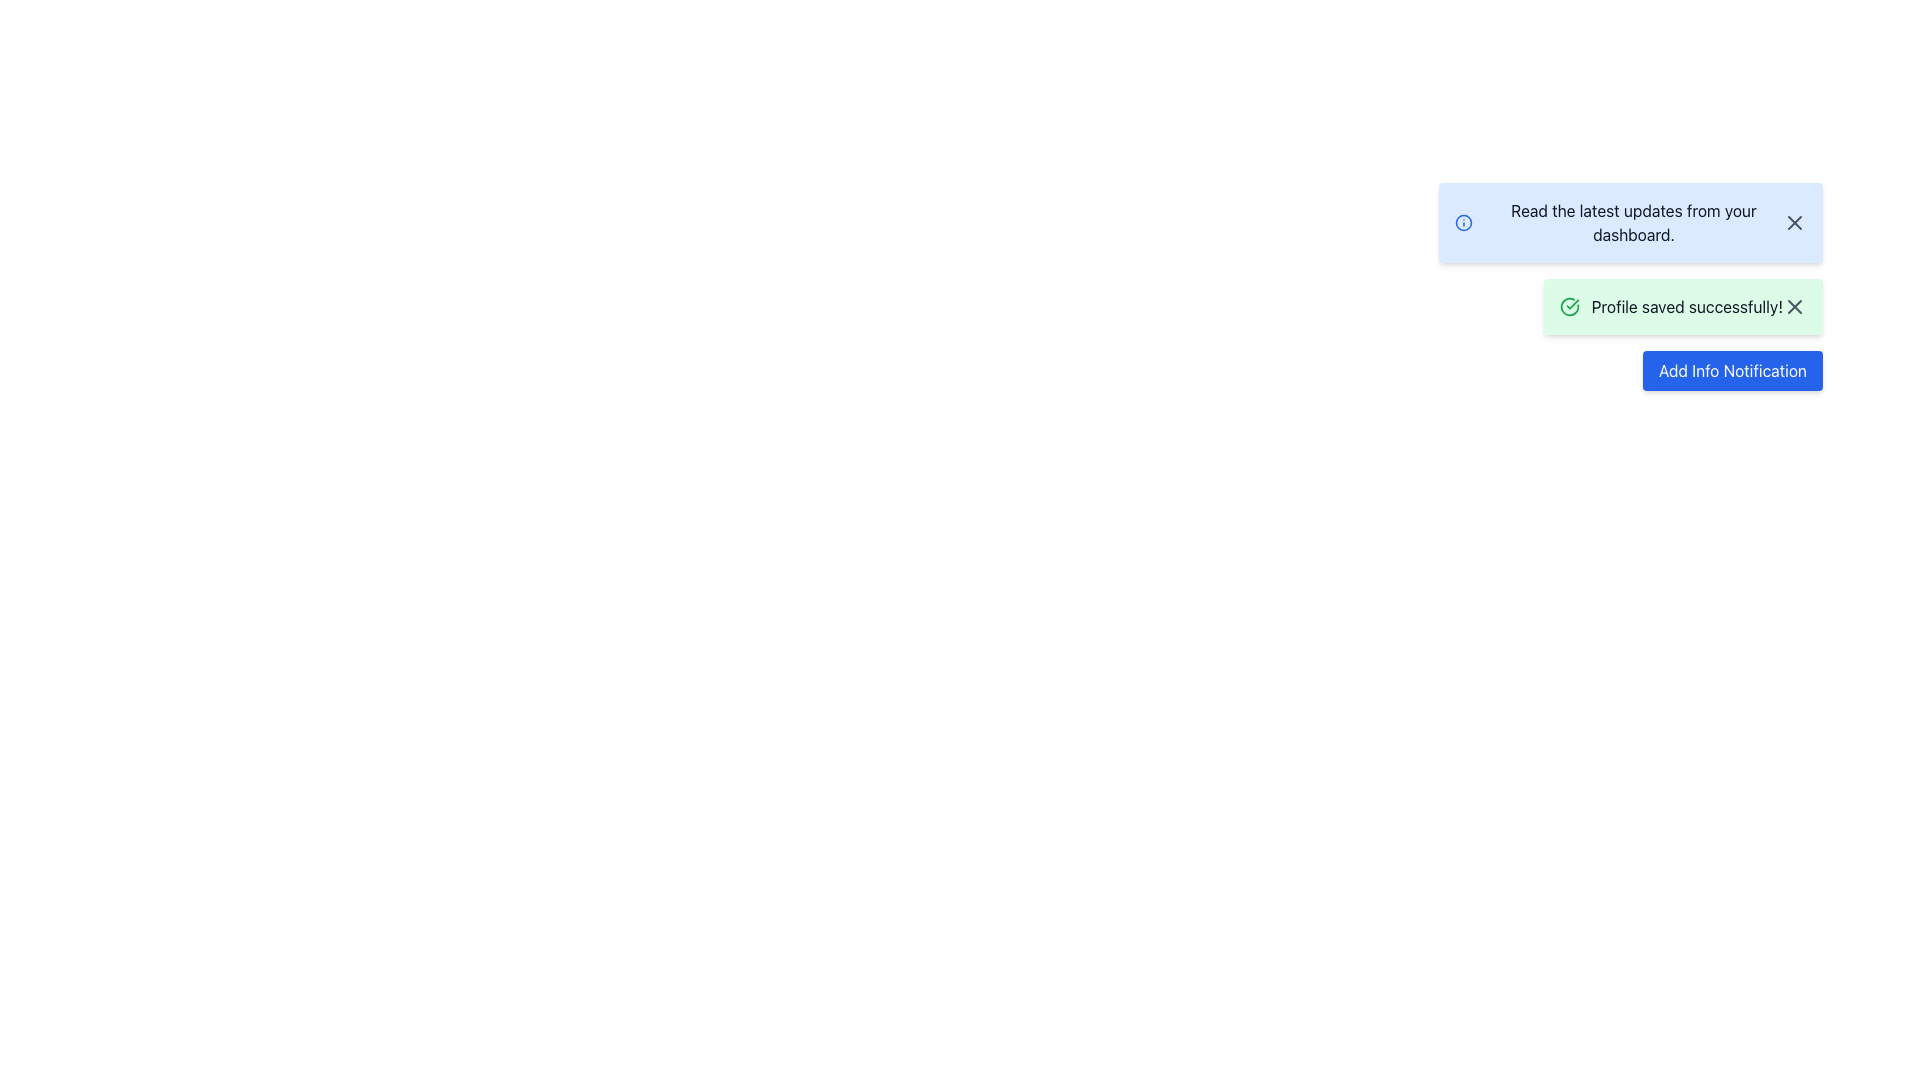 The height and width of the screenshot is (1080, 1920). Describe the element at coordinates (1731, 370) in the screenshot. I see `the button with the label 'Add Info Notification', which has a dark blue background and white text` at that location.